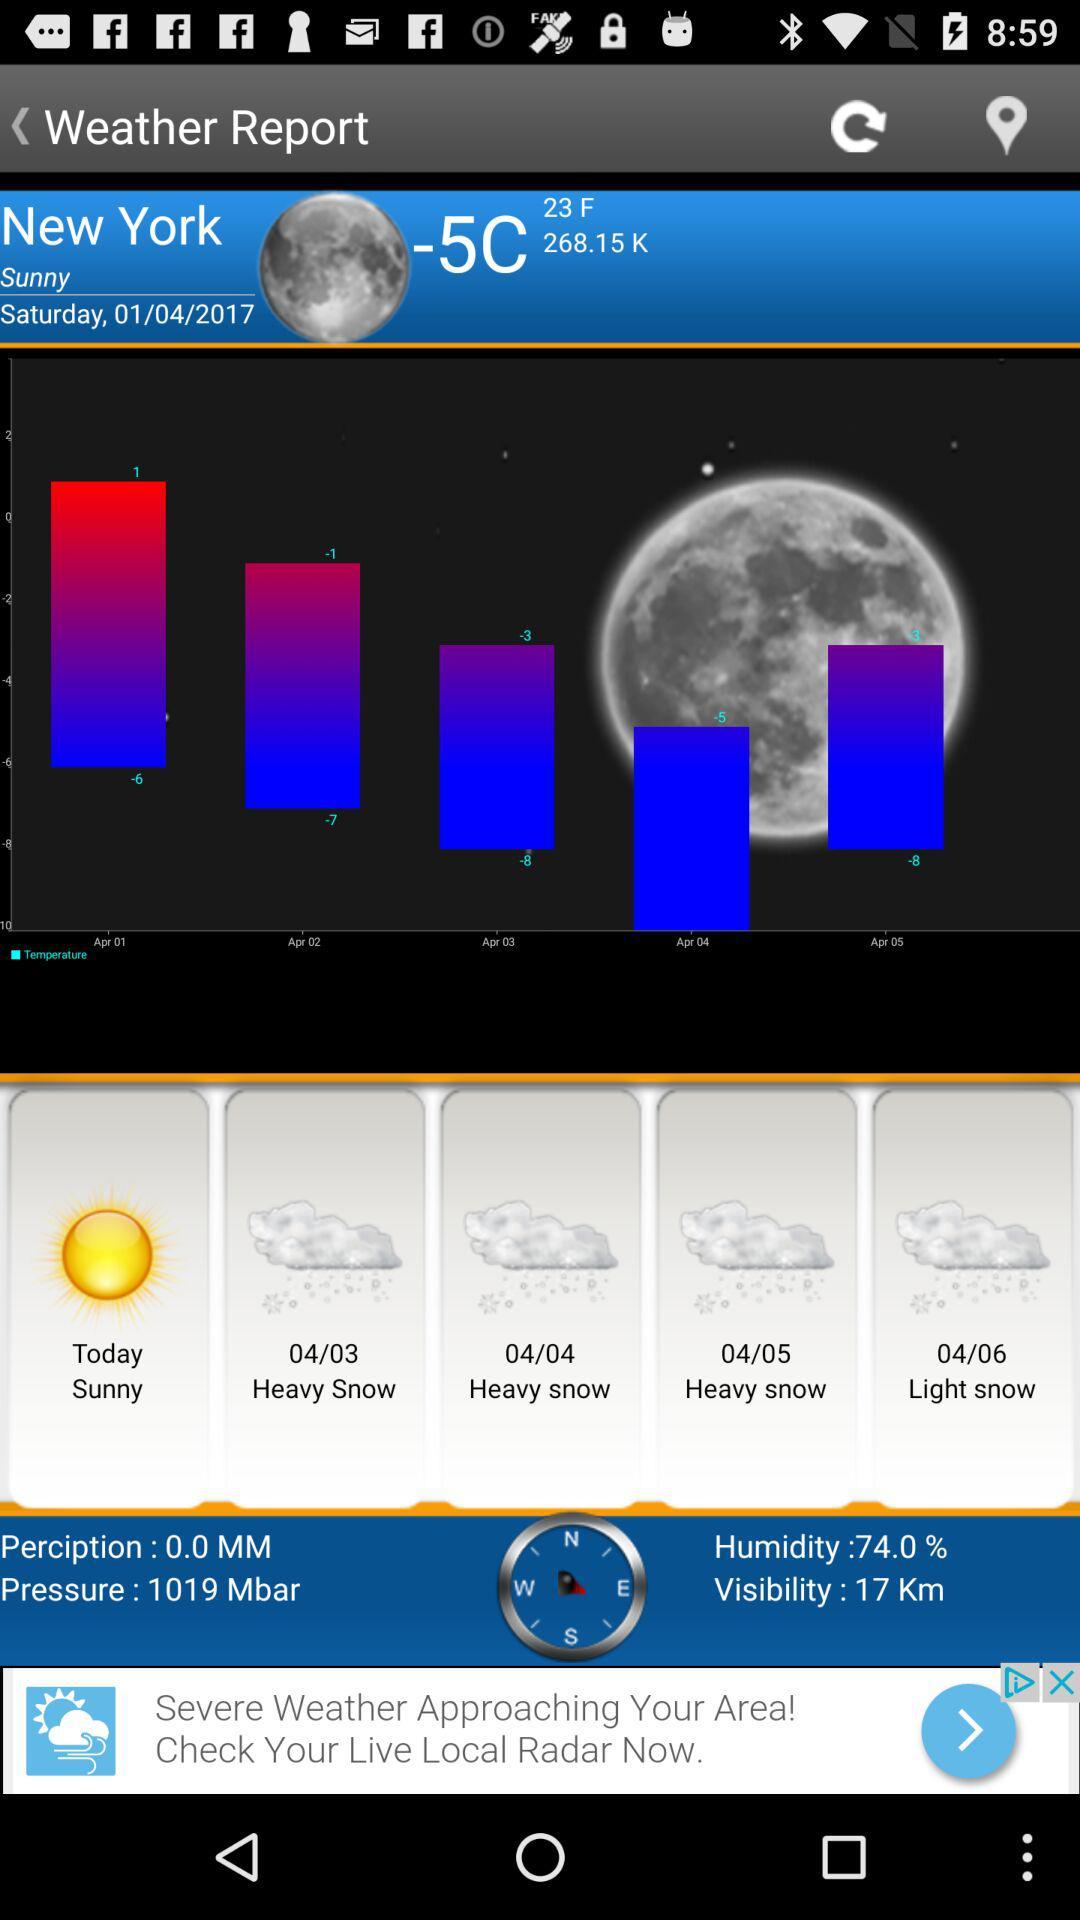 The image size is (1080, 1920). I want to click on advertisement, so click(540, 1727).